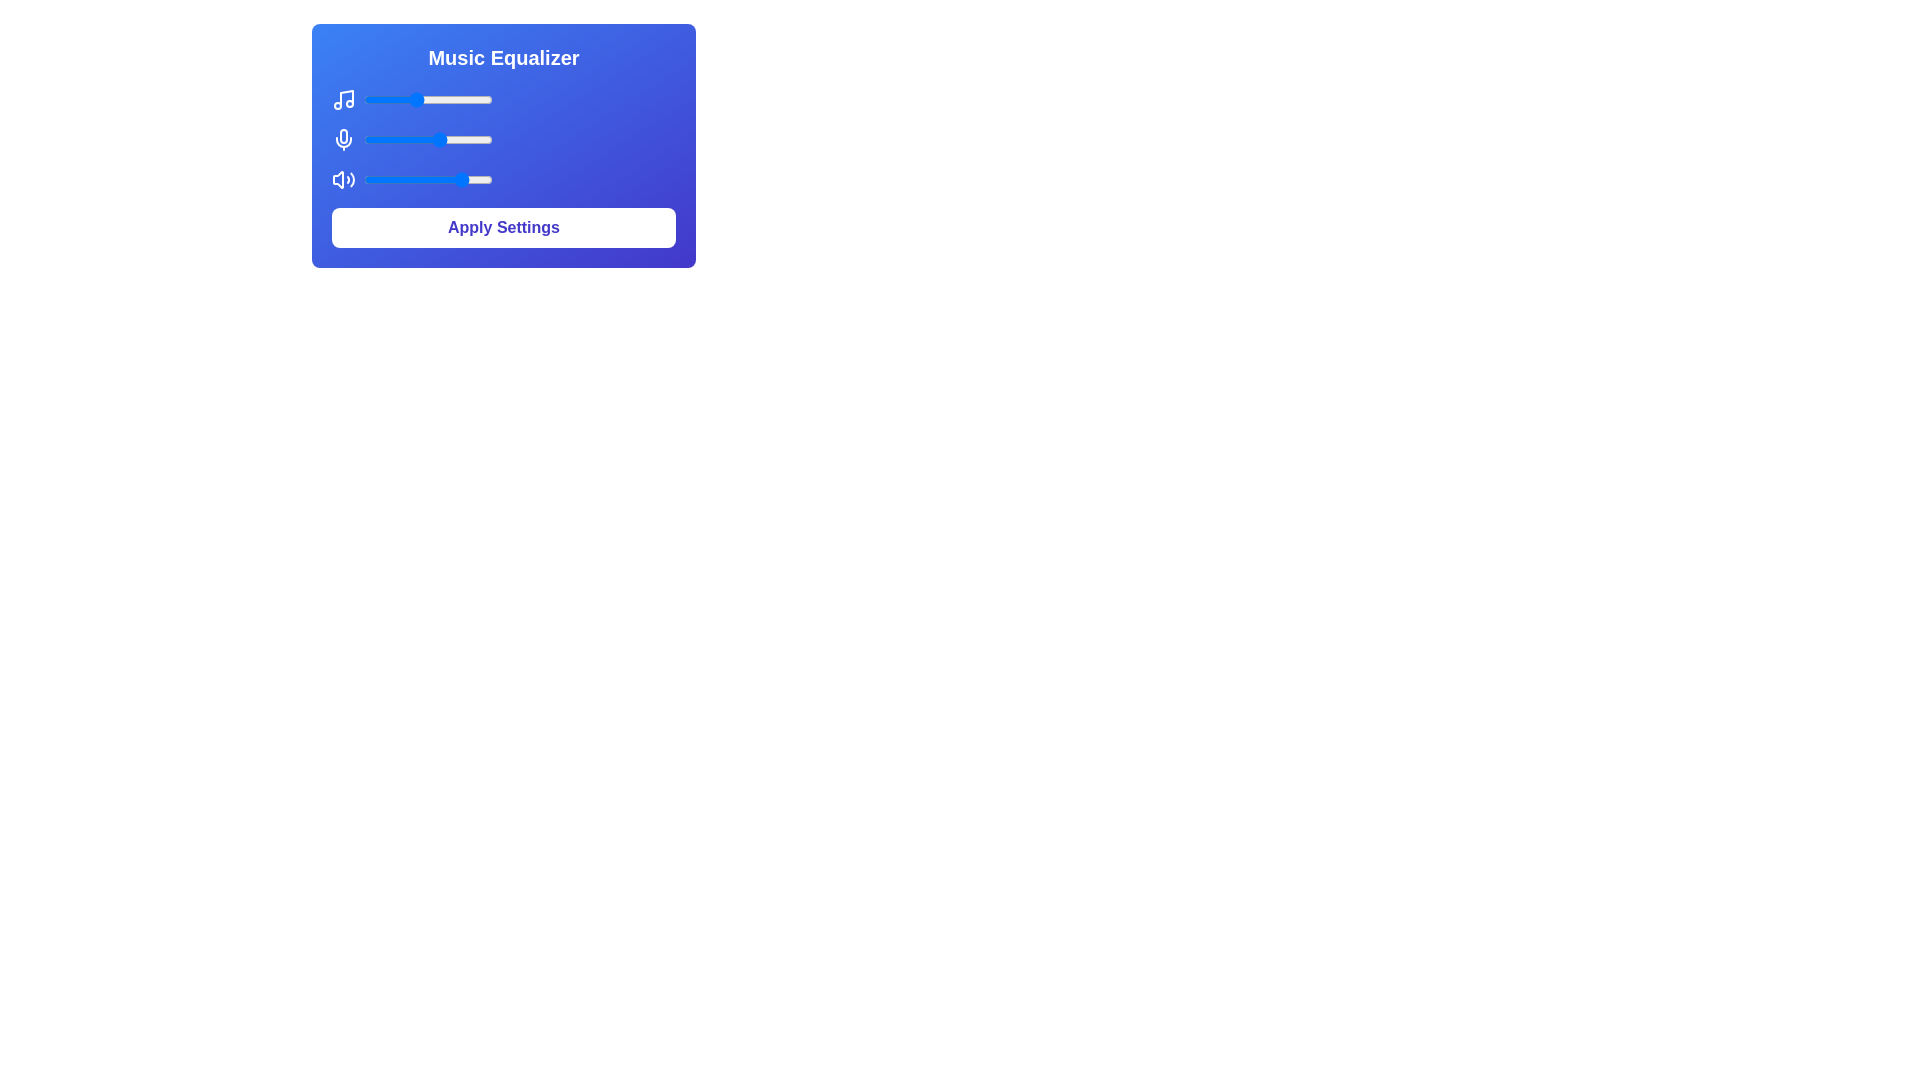  What do you see at coordinates (466, 100) in the screenshot?
I see `the music level` at bounding box center [466, 100].